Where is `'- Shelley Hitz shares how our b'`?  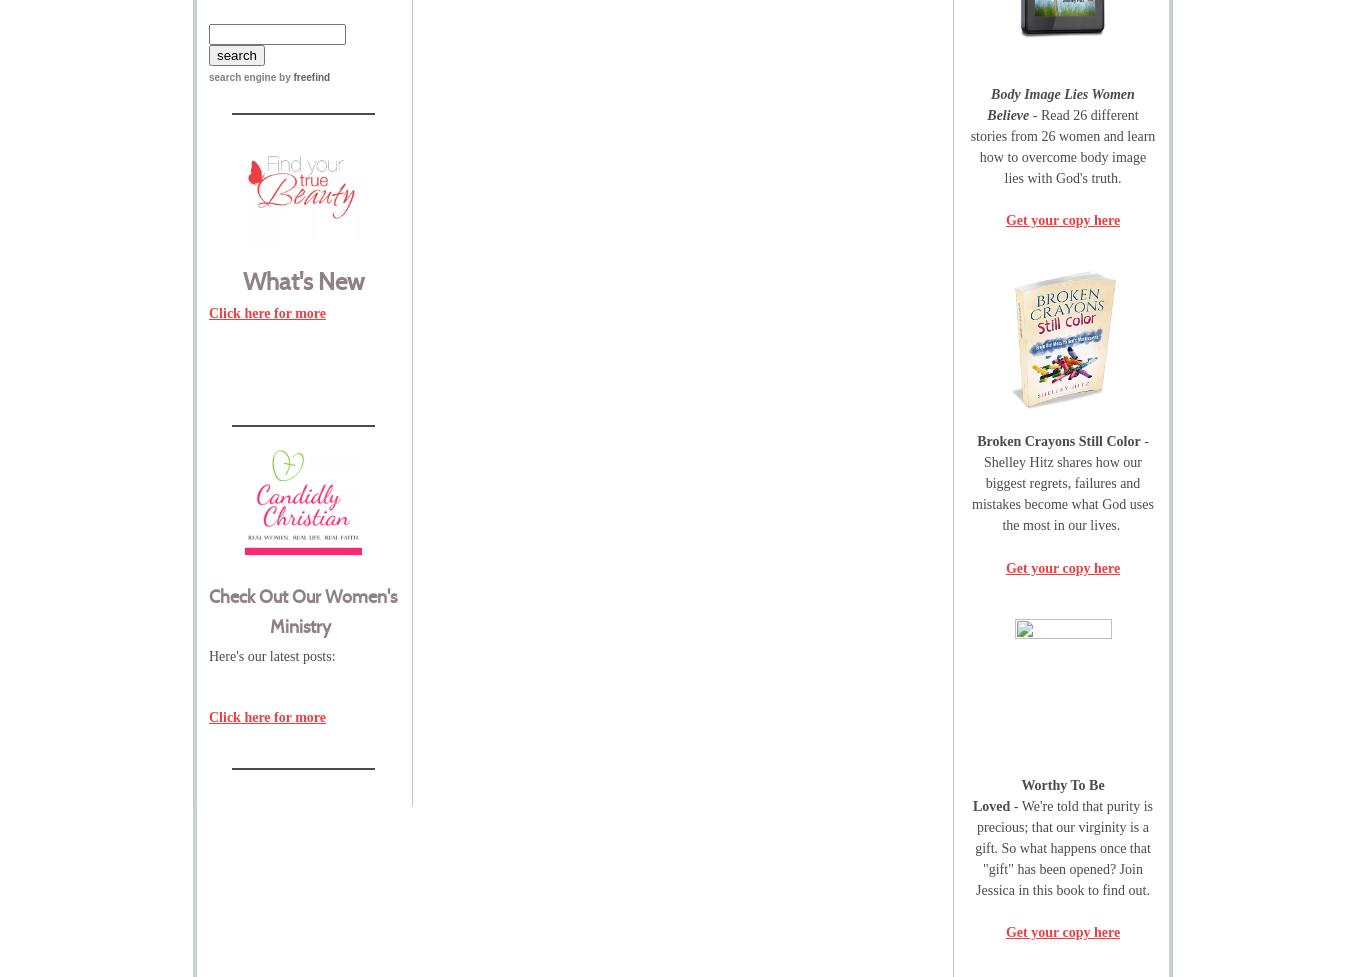 '- Shelley Hitz shares how our b' is located at coordinates (1065, 462).